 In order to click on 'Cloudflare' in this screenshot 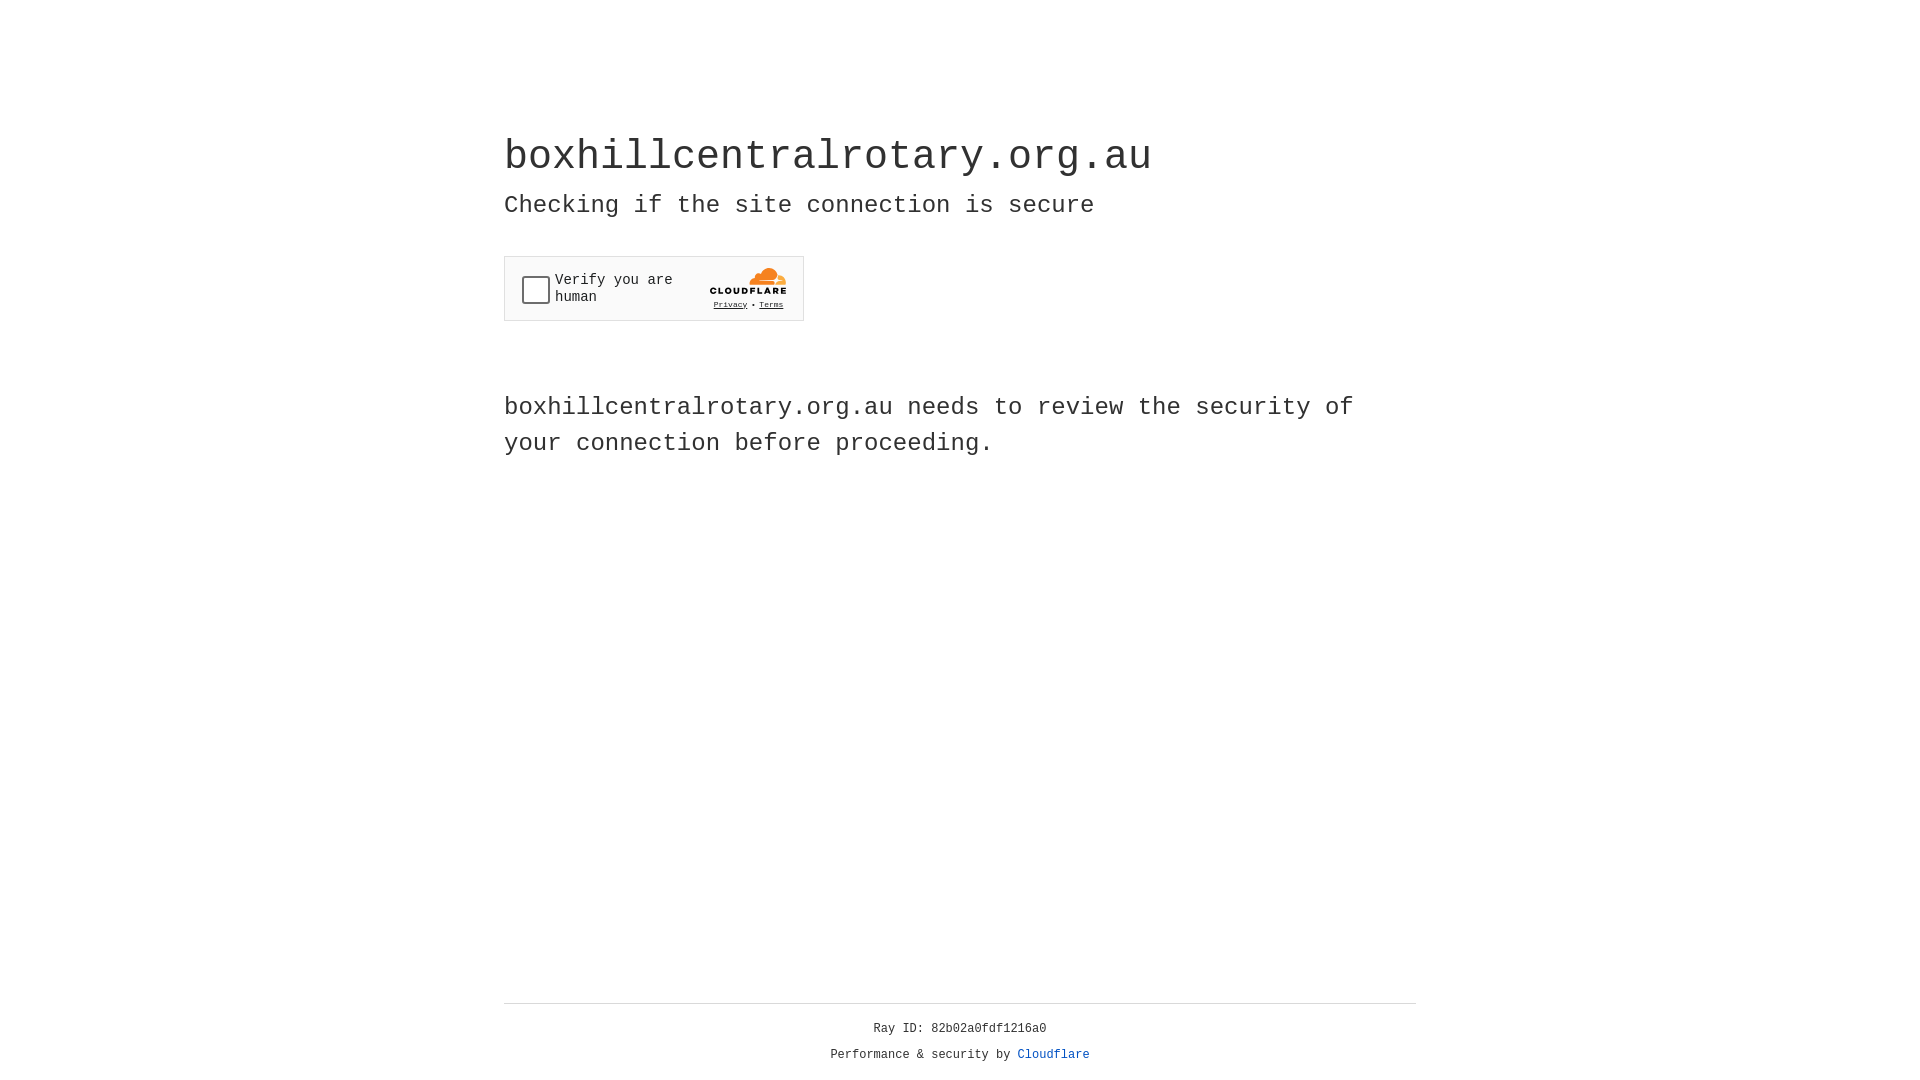, I will do `click(1017, 1054)`.